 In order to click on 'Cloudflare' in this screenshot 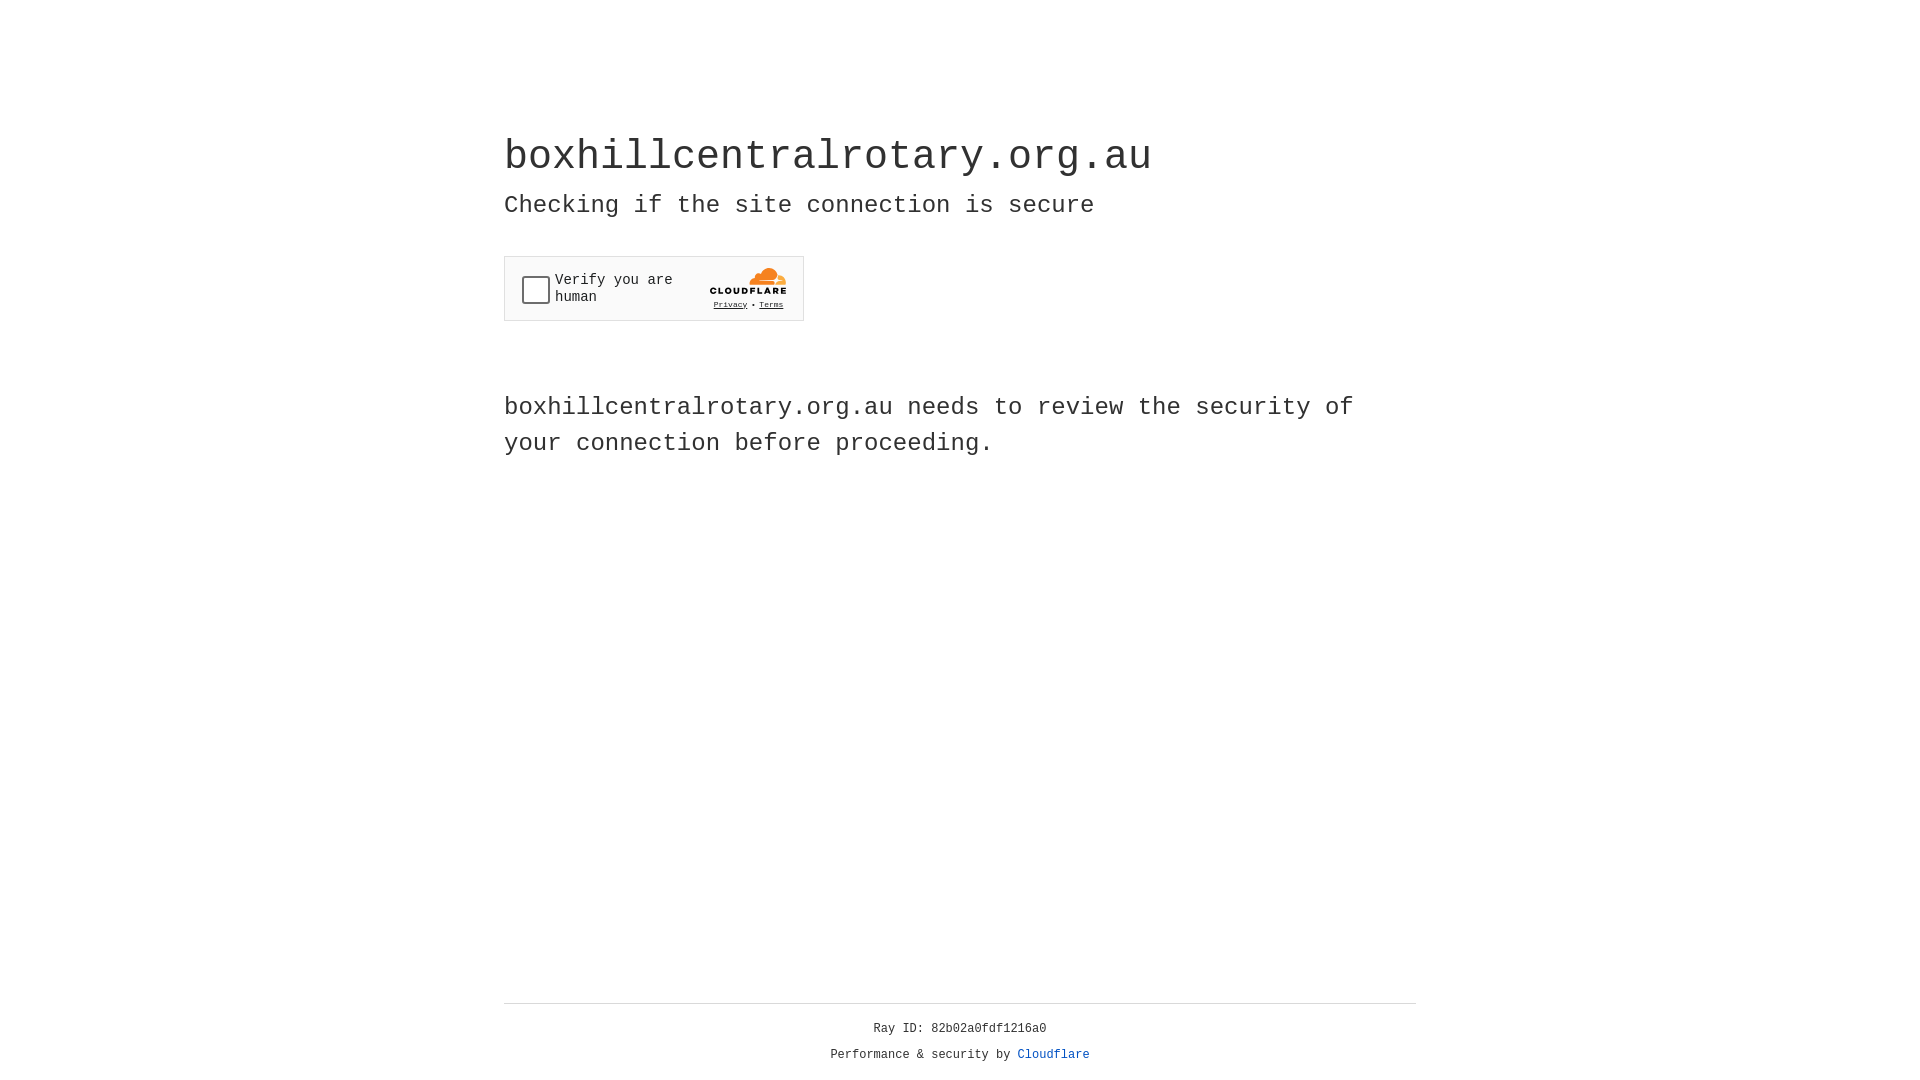, I will do `click(1017, 1054)`.